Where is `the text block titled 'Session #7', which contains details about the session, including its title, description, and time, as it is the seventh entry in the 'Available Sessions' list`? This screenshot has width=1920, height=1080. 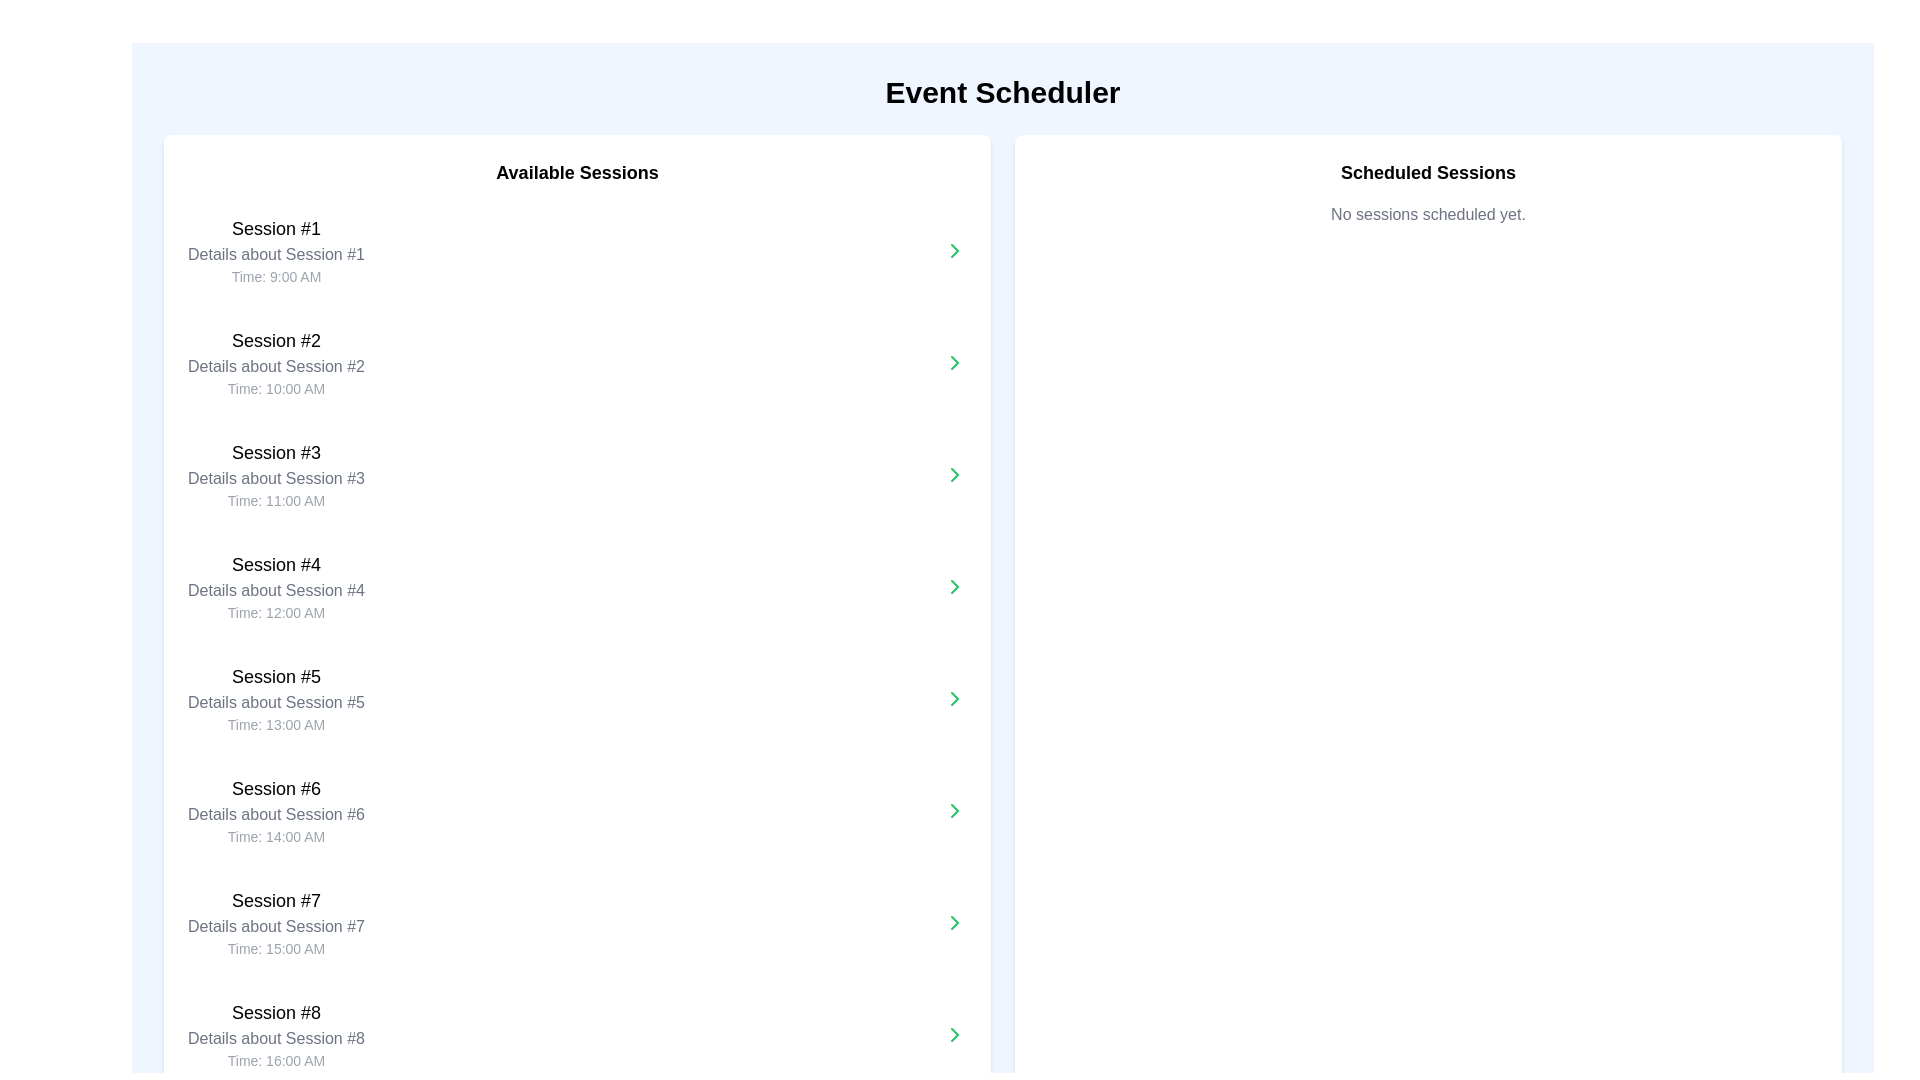
the text block titled 'Session #7', which contains details about the session, including its title, description, and time, as it is the seventh entry in the 'Available Sessions' list is located at coordinates (275, 922).